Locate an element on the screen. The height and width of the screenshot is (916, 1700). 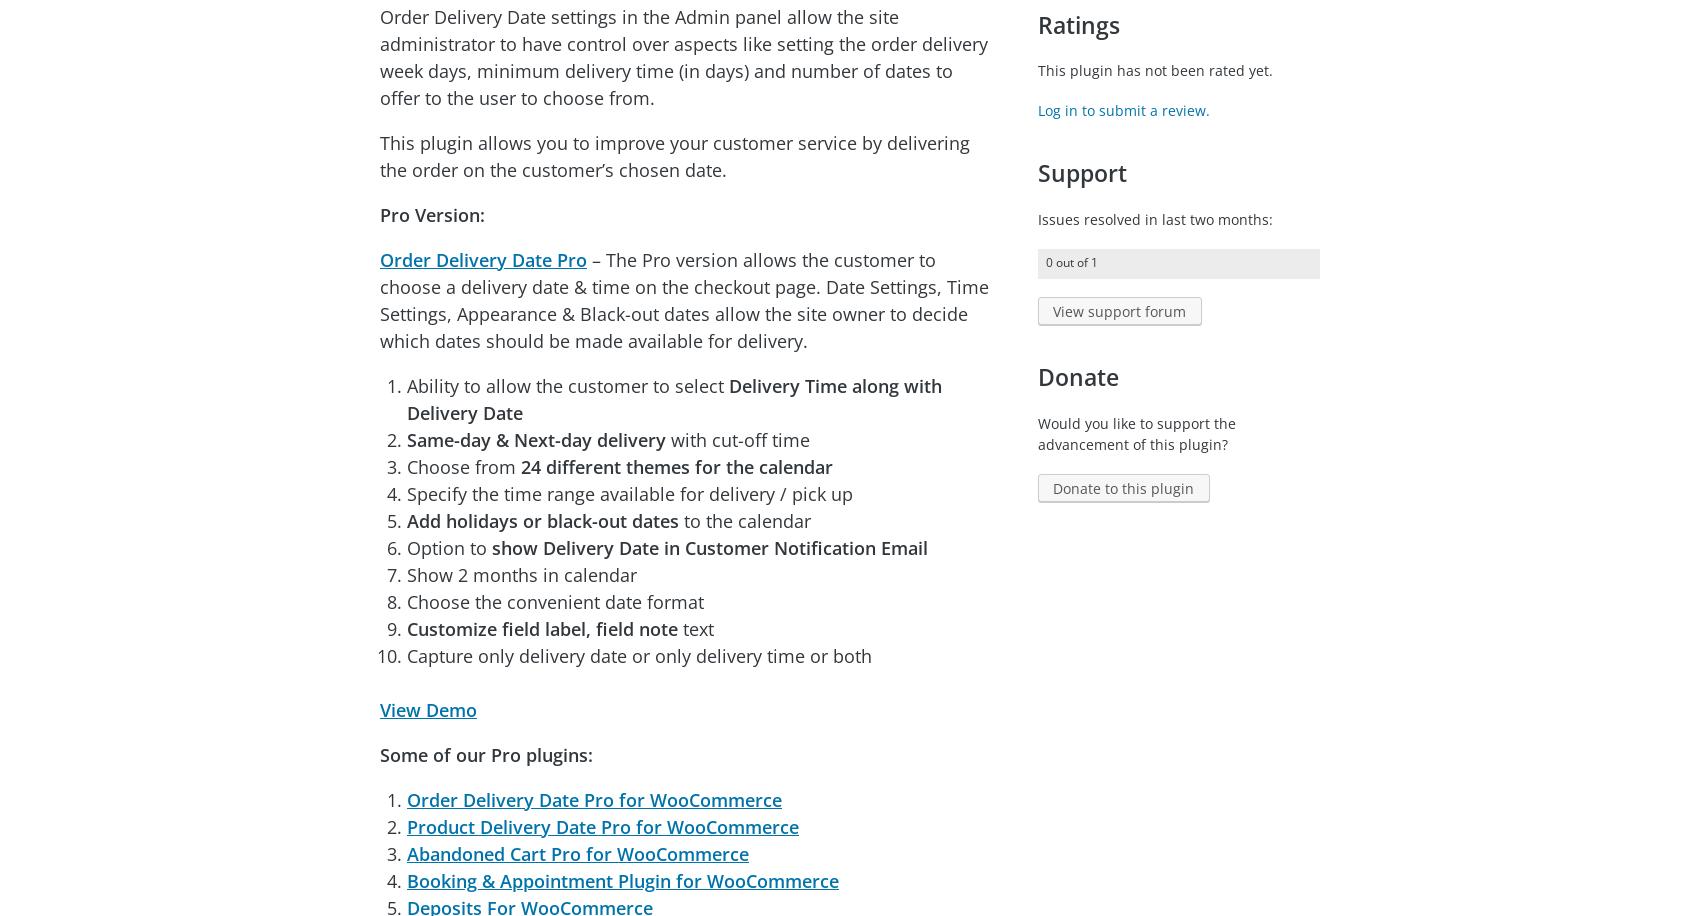
'Specify the time range available for delivery / pick up' is located at coordinates (629, 492).